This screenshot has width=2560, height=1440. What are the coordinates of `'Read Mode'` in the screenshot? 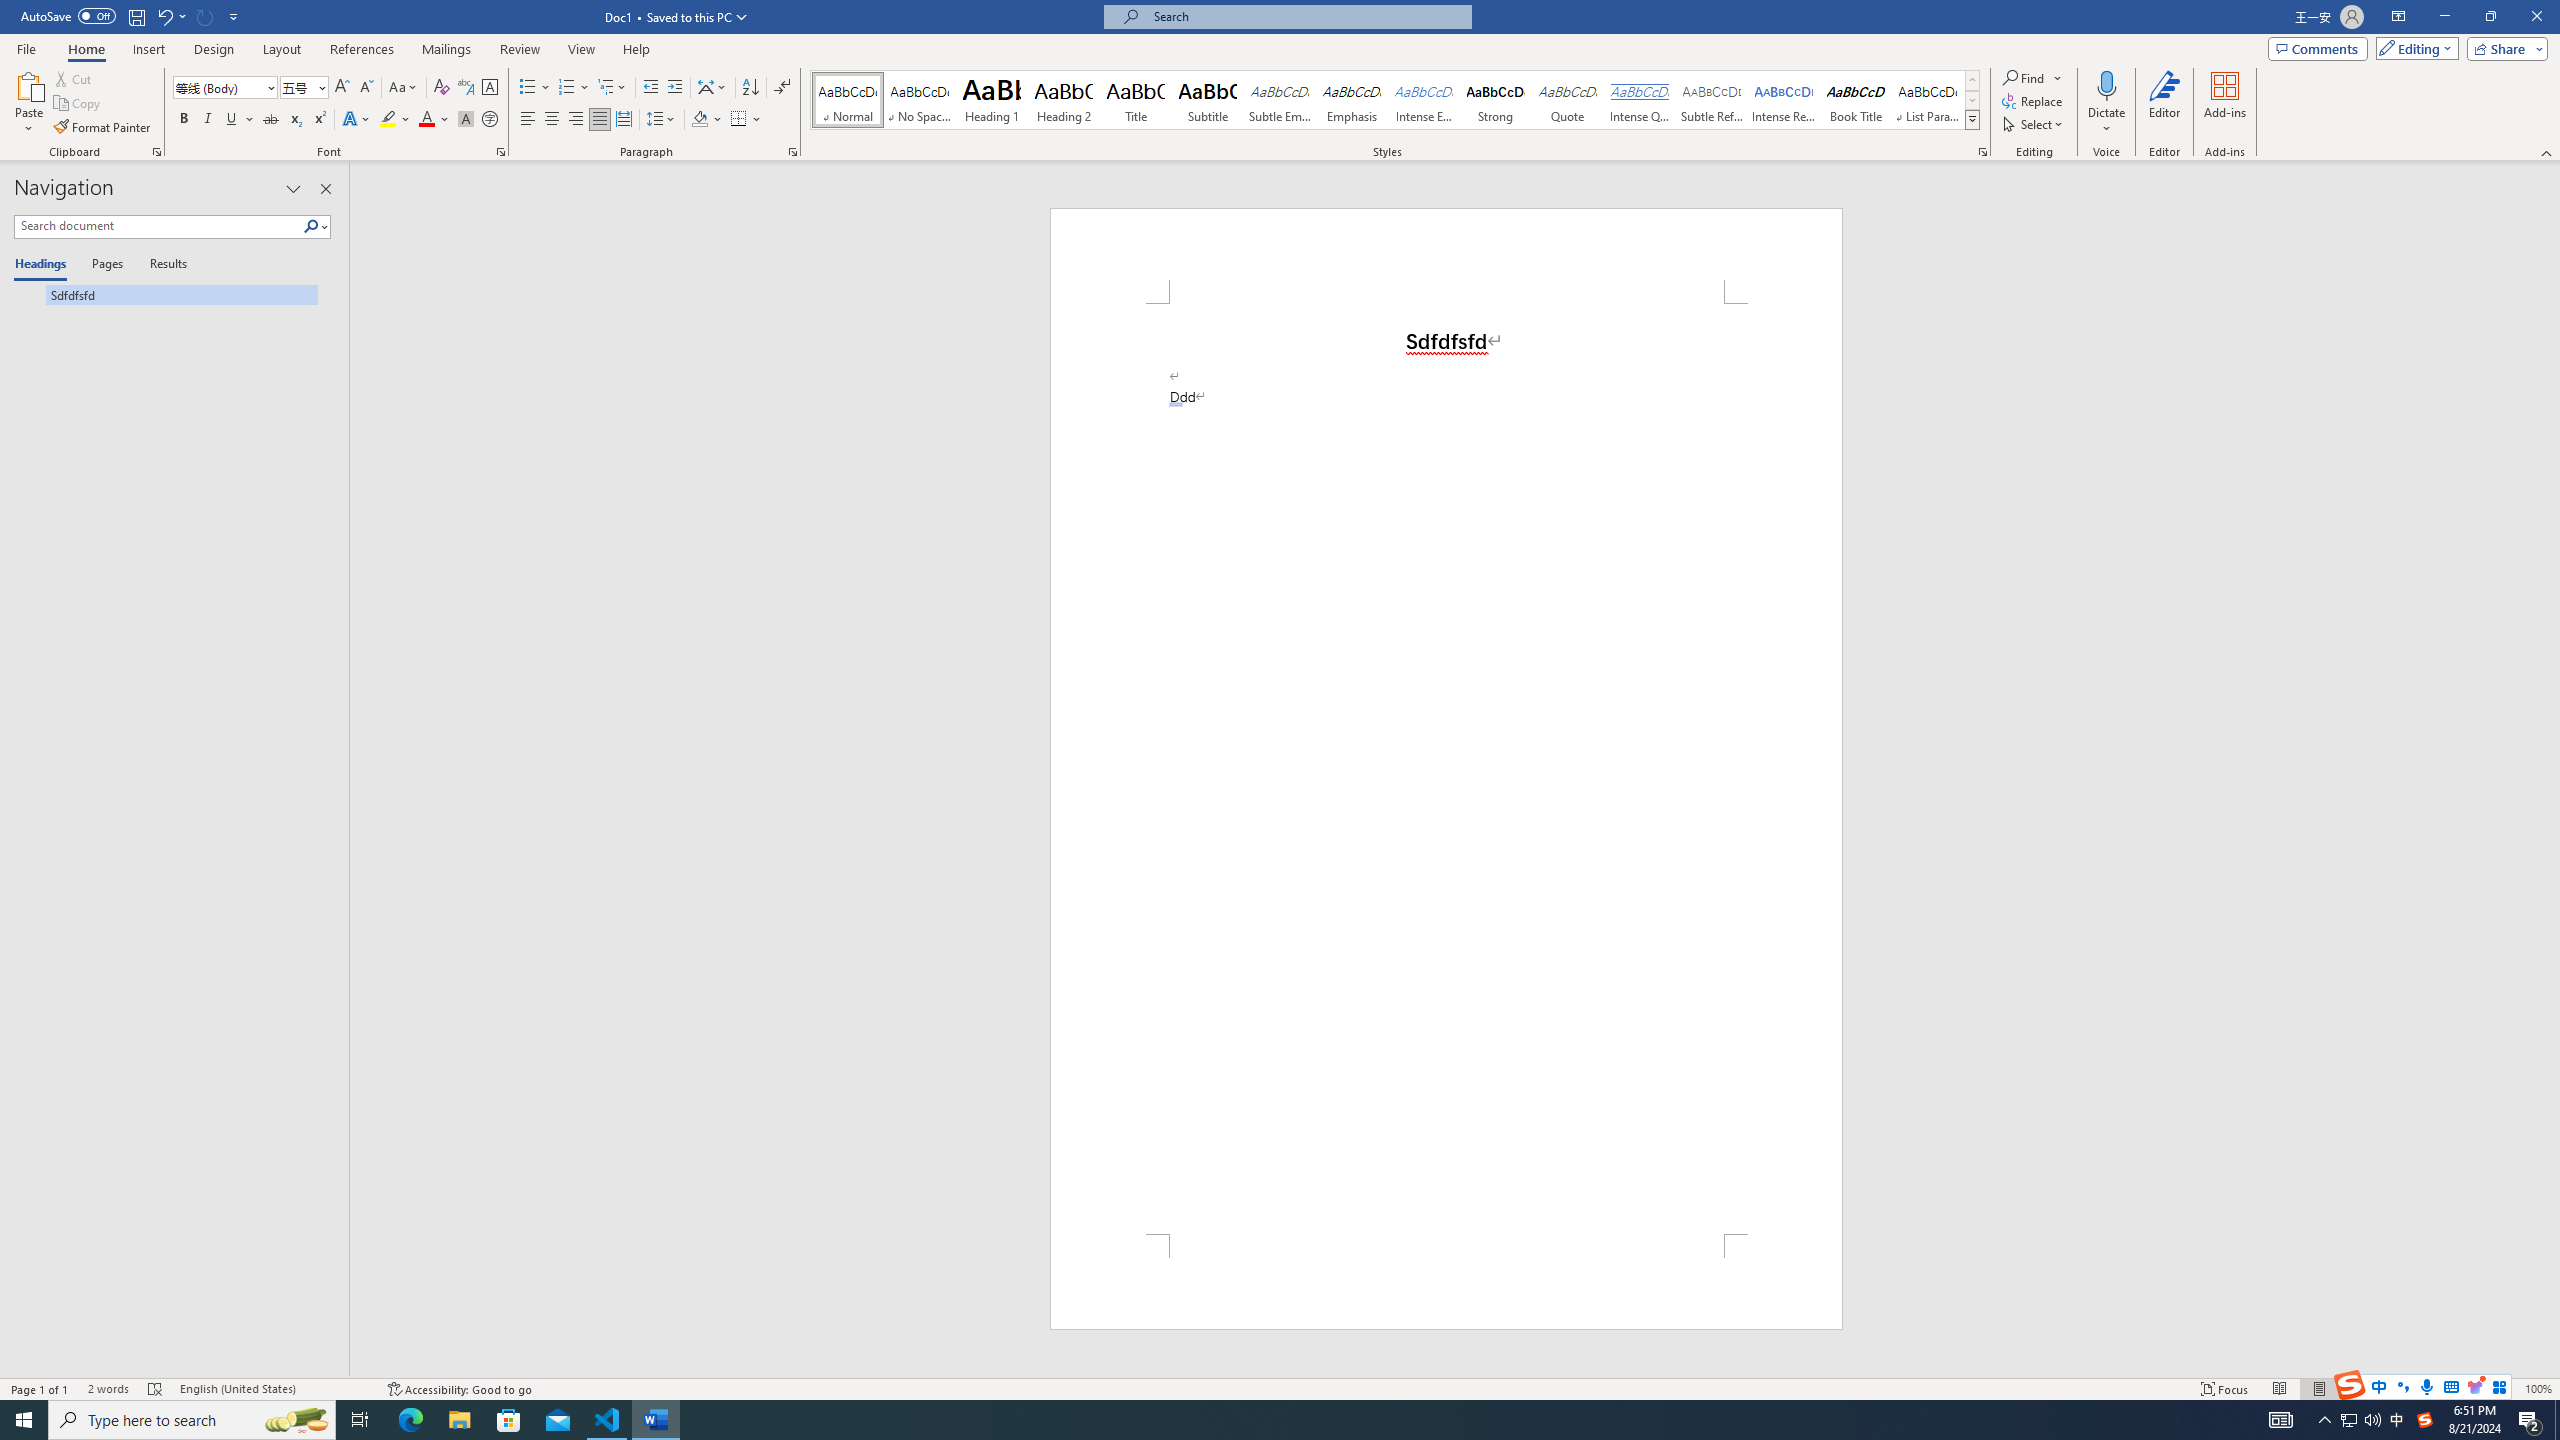 It's located at (2278, 1389).